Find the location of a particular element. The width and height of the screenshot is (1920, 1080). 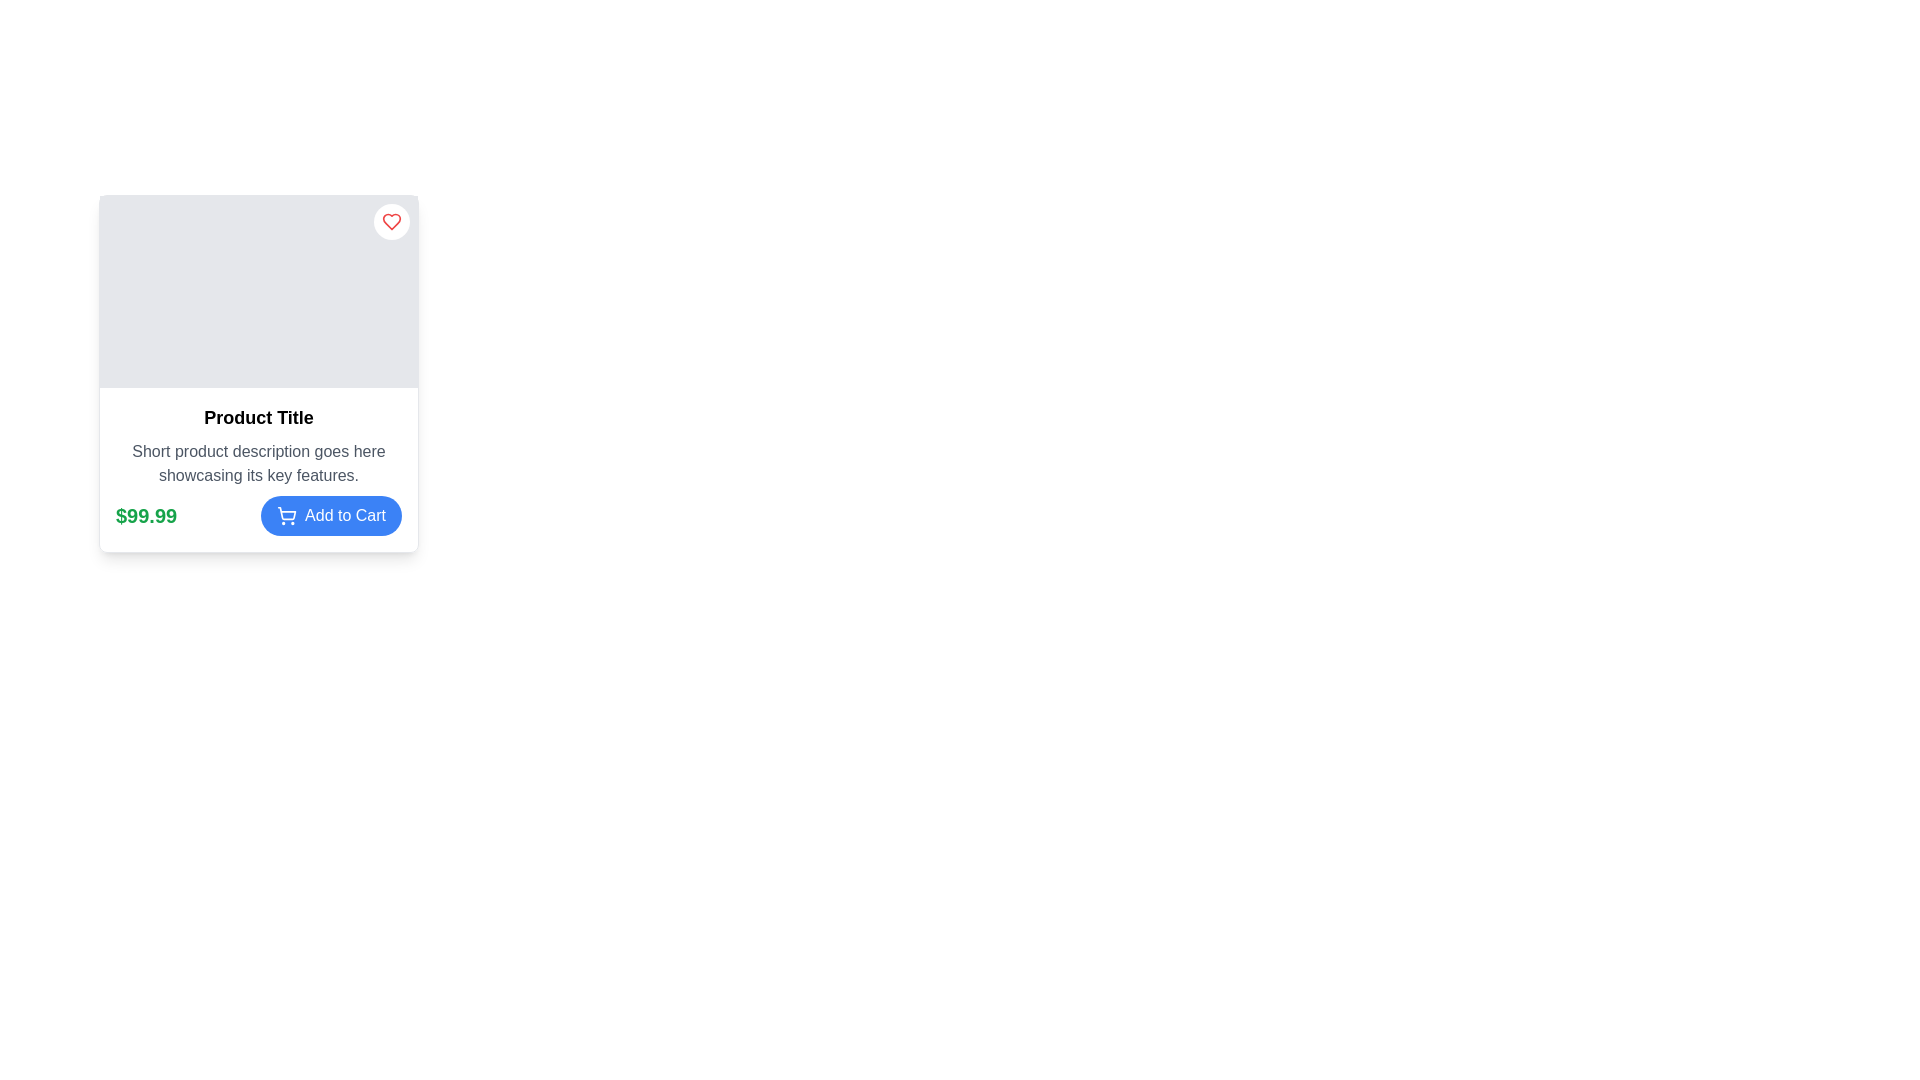

the shopping cart icon located within the blue 'Add to Cart' button at the bottom-right corner of the product card is located at coordinates (286, 512).